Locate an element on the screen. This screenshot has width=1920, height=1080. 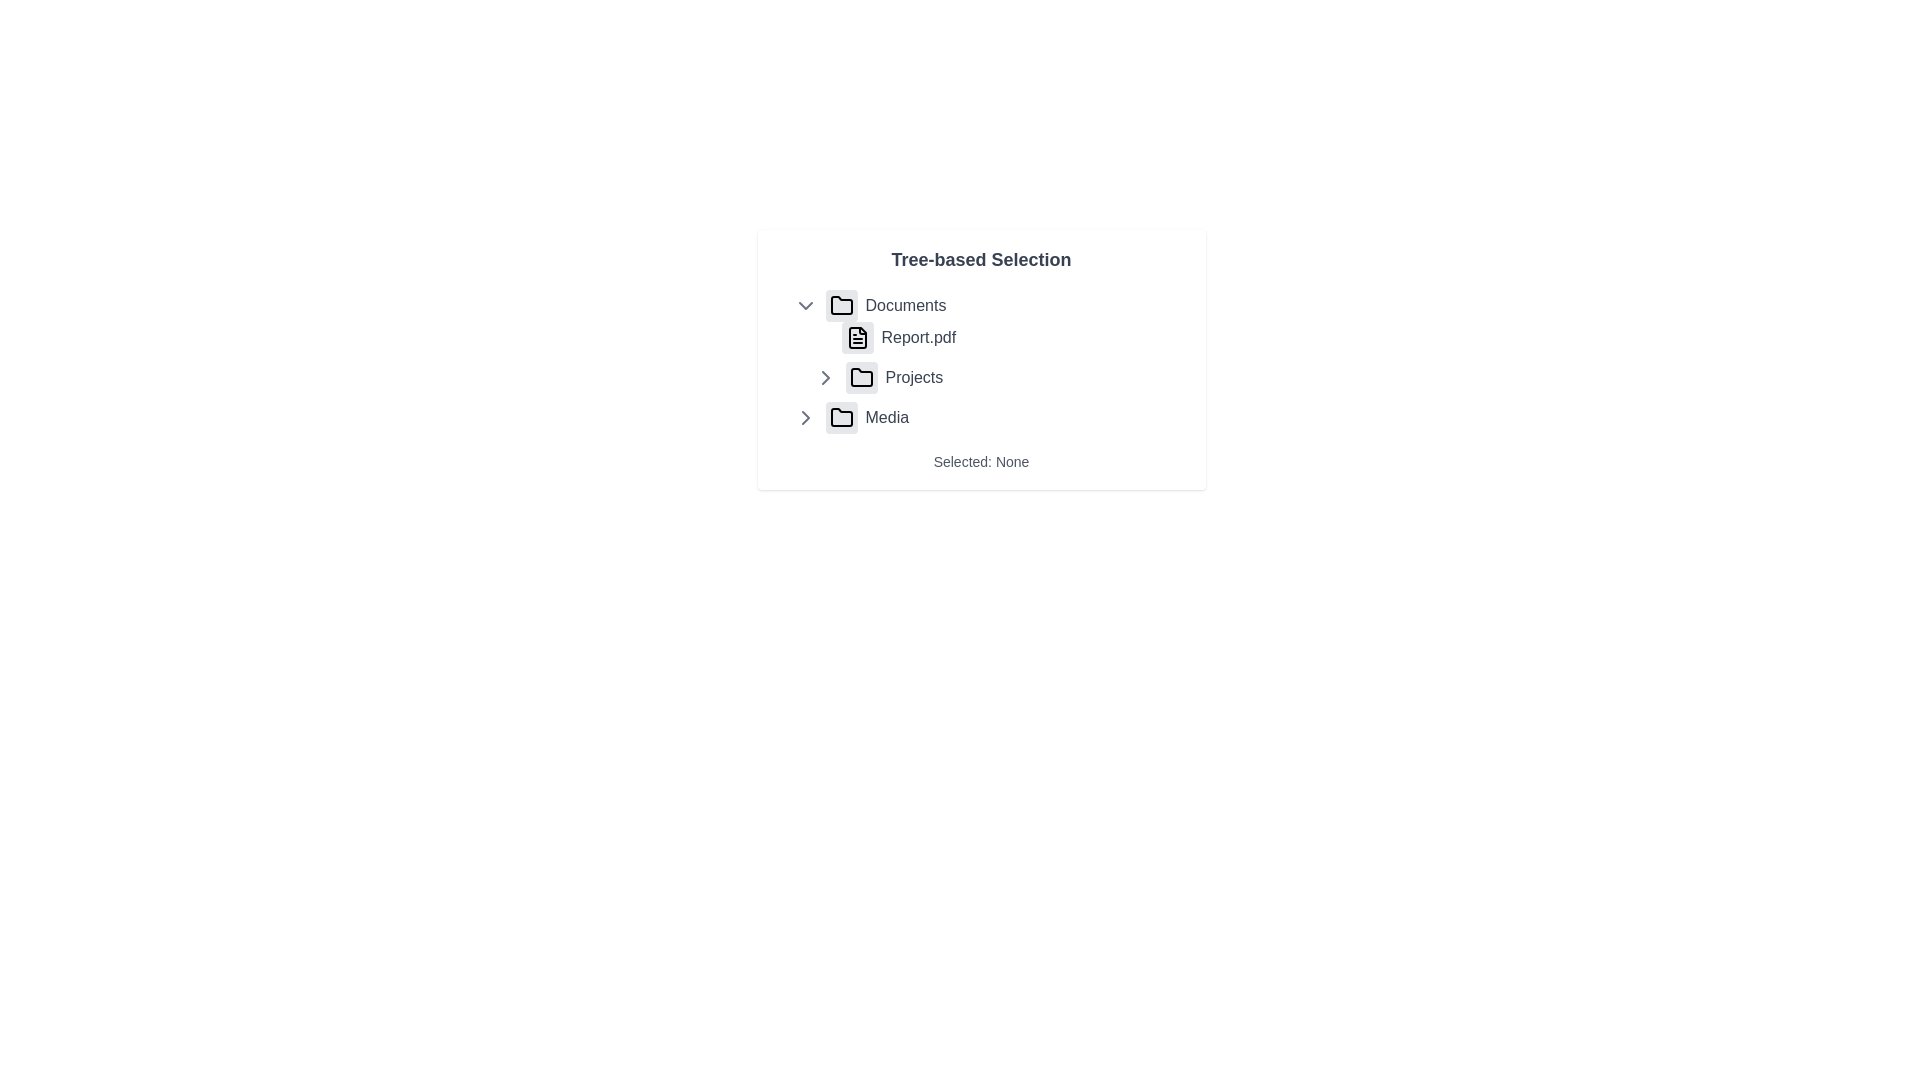
the folder icon representing the 'Projects' item in the tree-based selection interface to interact with it is located at coordinates (861, 378).